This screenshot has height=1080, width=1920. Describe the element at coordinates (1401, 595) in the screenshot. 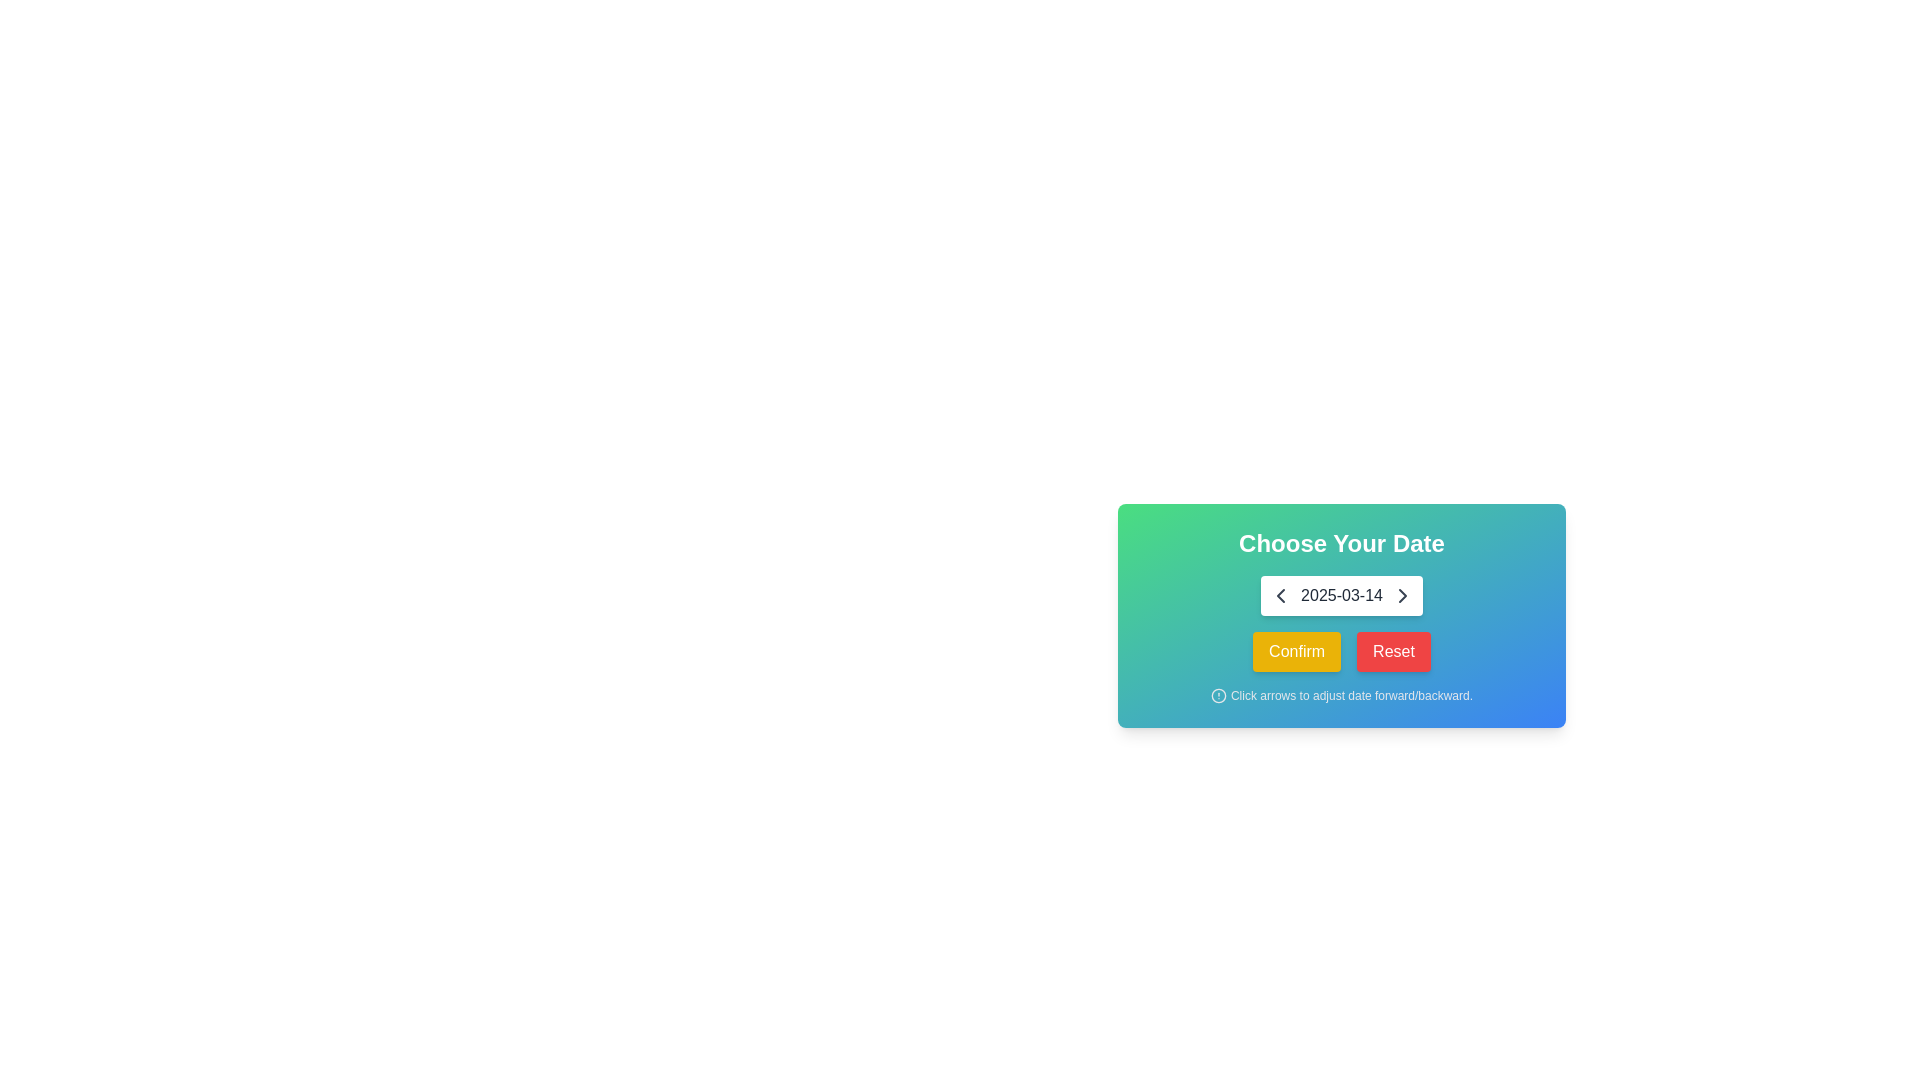

I see `the navigation button for advancing the date, which is located to the right of the date display showing '2025-03-14'` at that location.